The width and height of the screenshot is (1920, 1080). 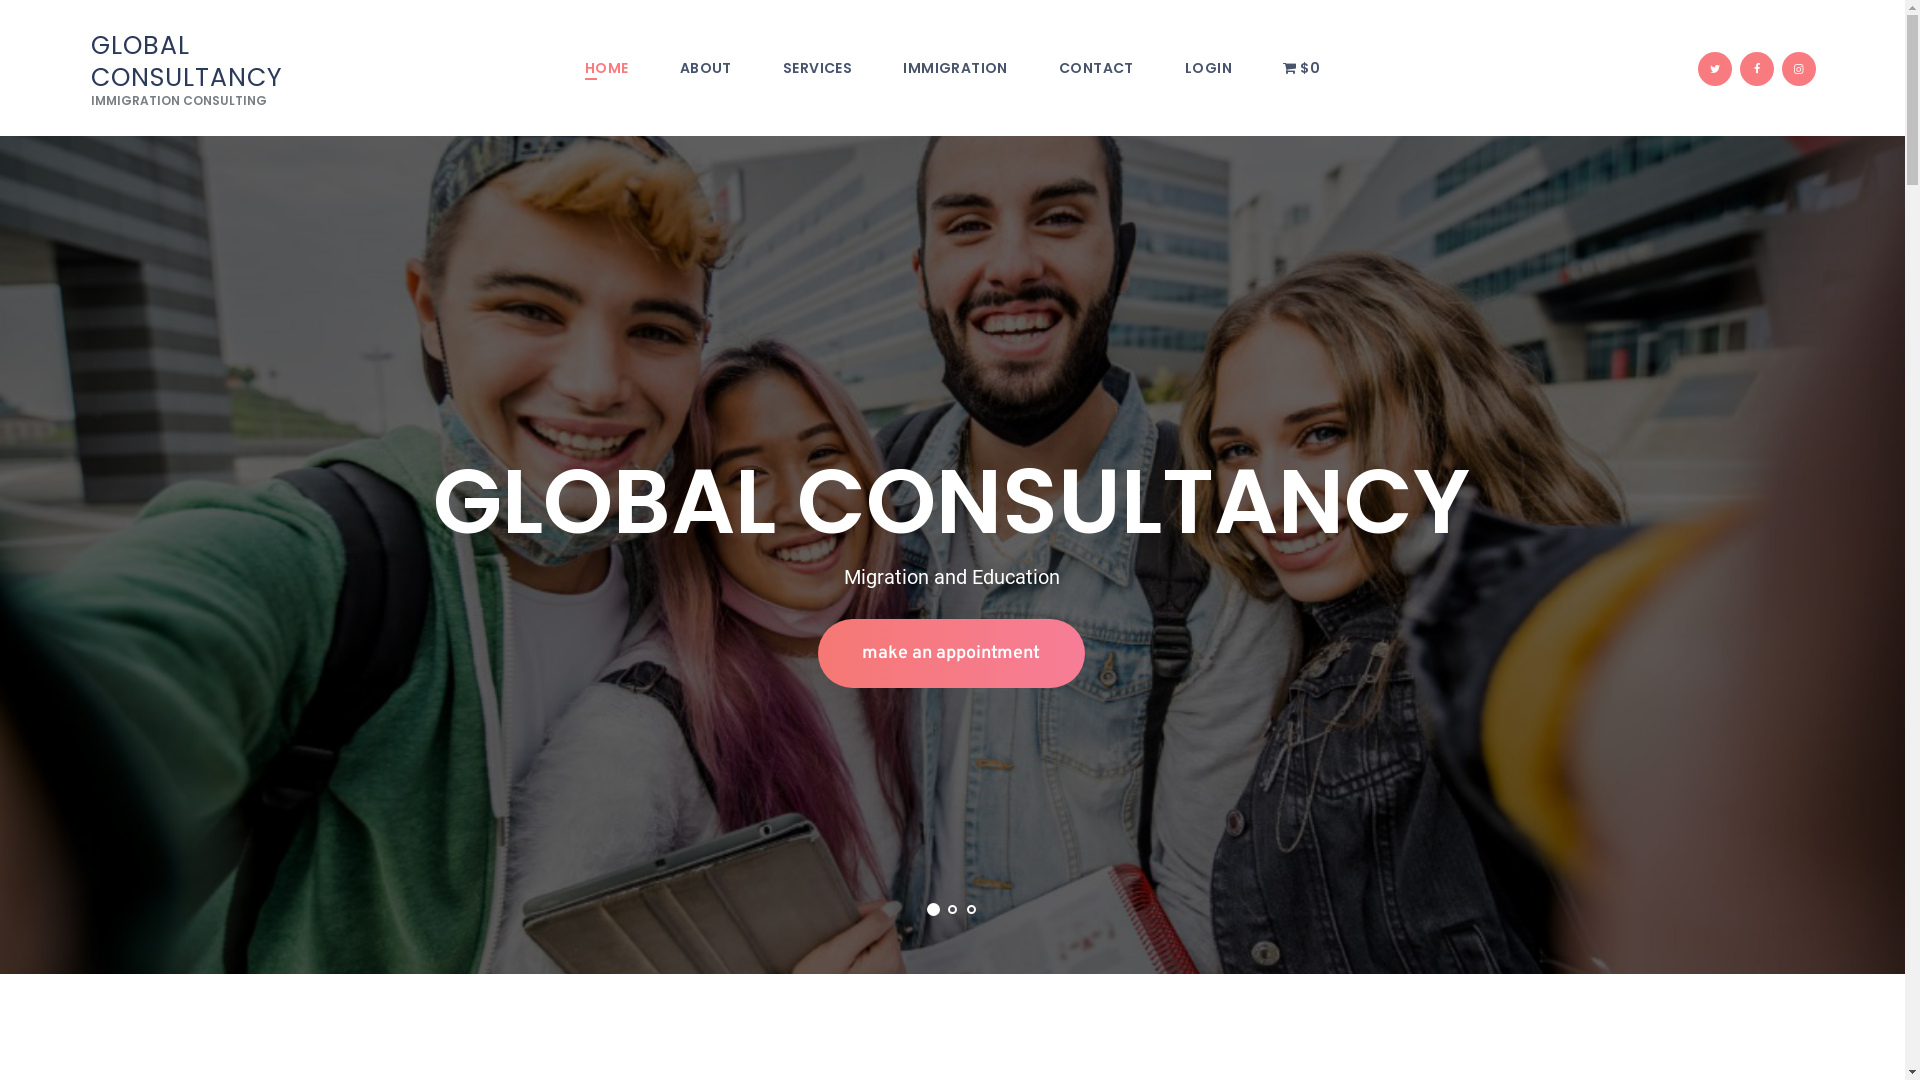 I want to click on '$0', so click(x=1301, y=68).